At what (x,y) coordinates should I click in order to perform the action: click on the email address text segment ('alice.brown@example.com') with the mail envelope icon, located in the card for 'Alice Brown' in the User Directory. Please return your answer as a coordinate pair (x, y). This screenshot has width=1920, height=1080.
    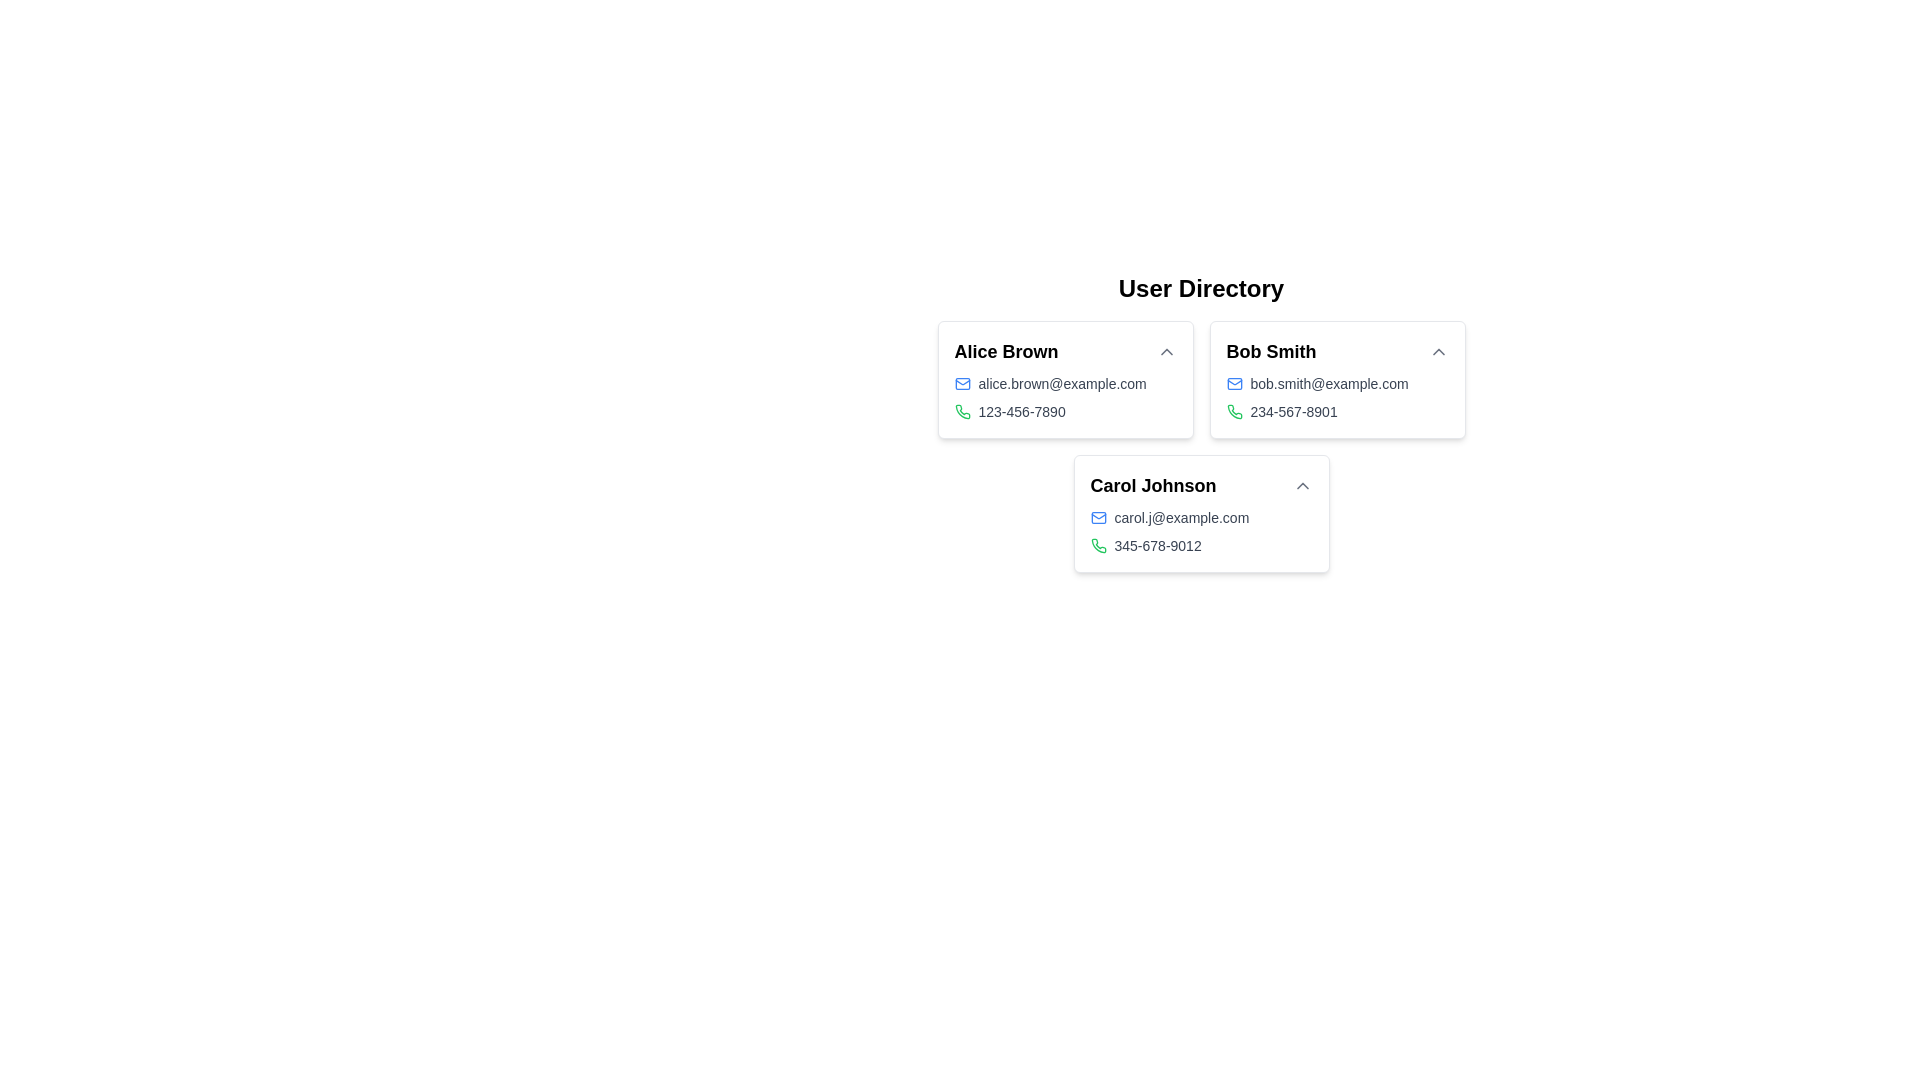
    Looking at the image, I should click on (1064, 384).